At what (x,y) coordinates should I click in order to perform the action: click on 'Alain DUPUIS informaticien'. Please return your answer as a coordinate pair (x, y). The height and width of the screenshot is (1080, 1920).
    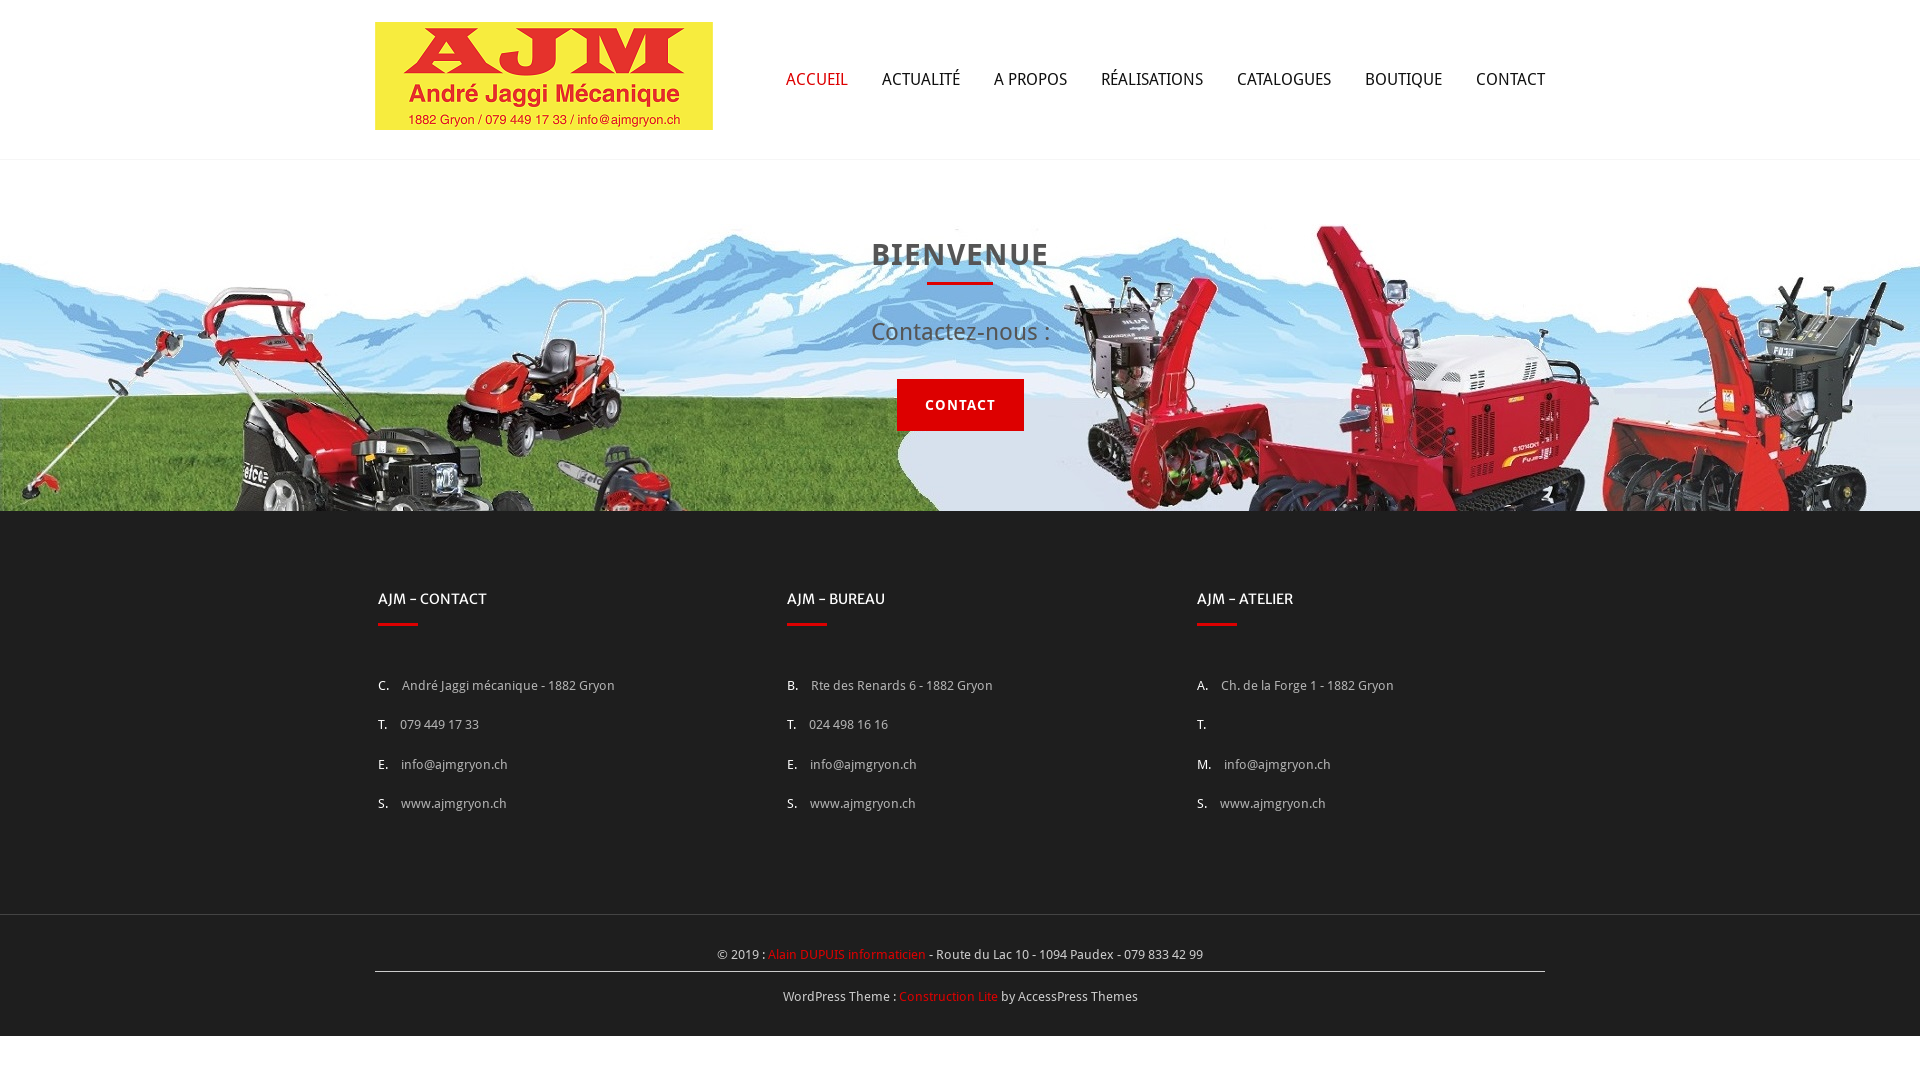
    Looking at the image, I should click on (767, 953).